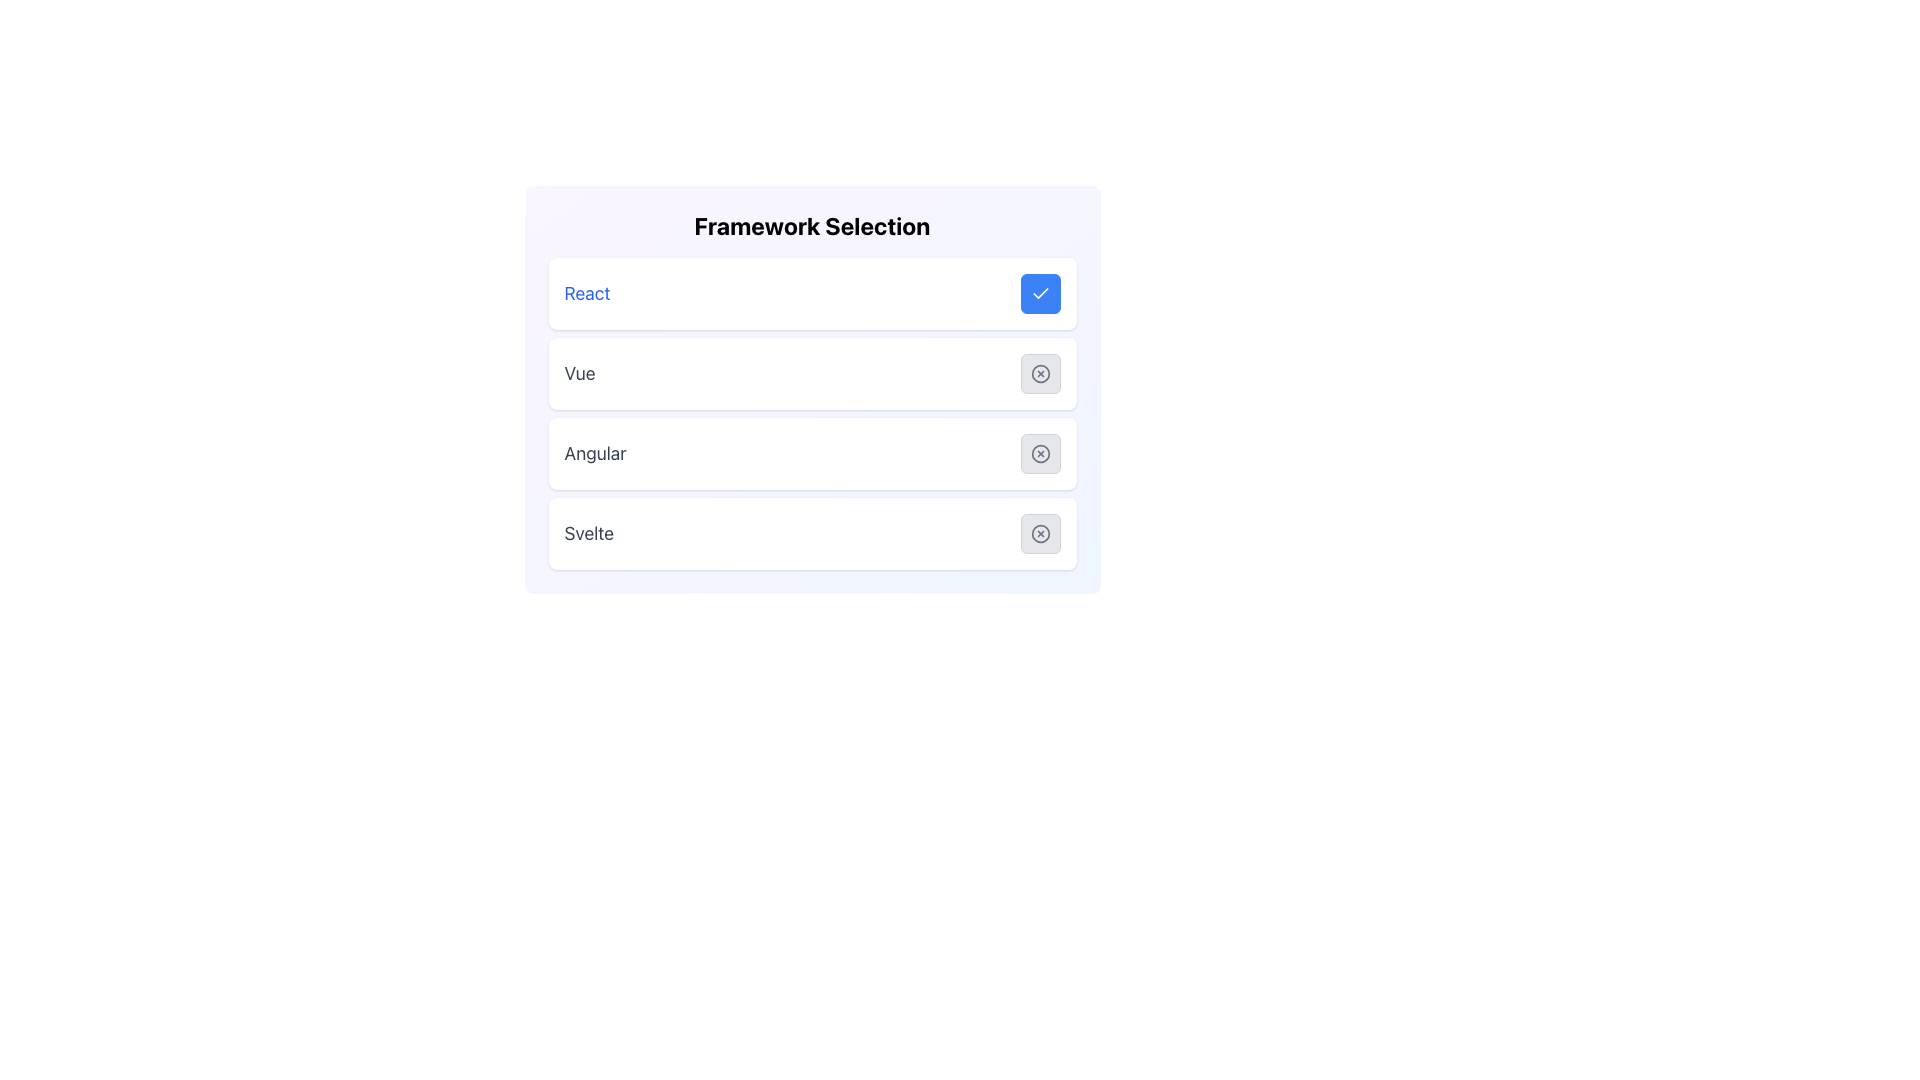 The width and height of the screenshot is (1920, 1080). What do you see at coordinates (1040, 454) in the screenshot?
I see `the close icon in the third row of the 'Framework Selection' list, which is aligned to the right of the 'Angular' label` at bounding box center [1040, 454].